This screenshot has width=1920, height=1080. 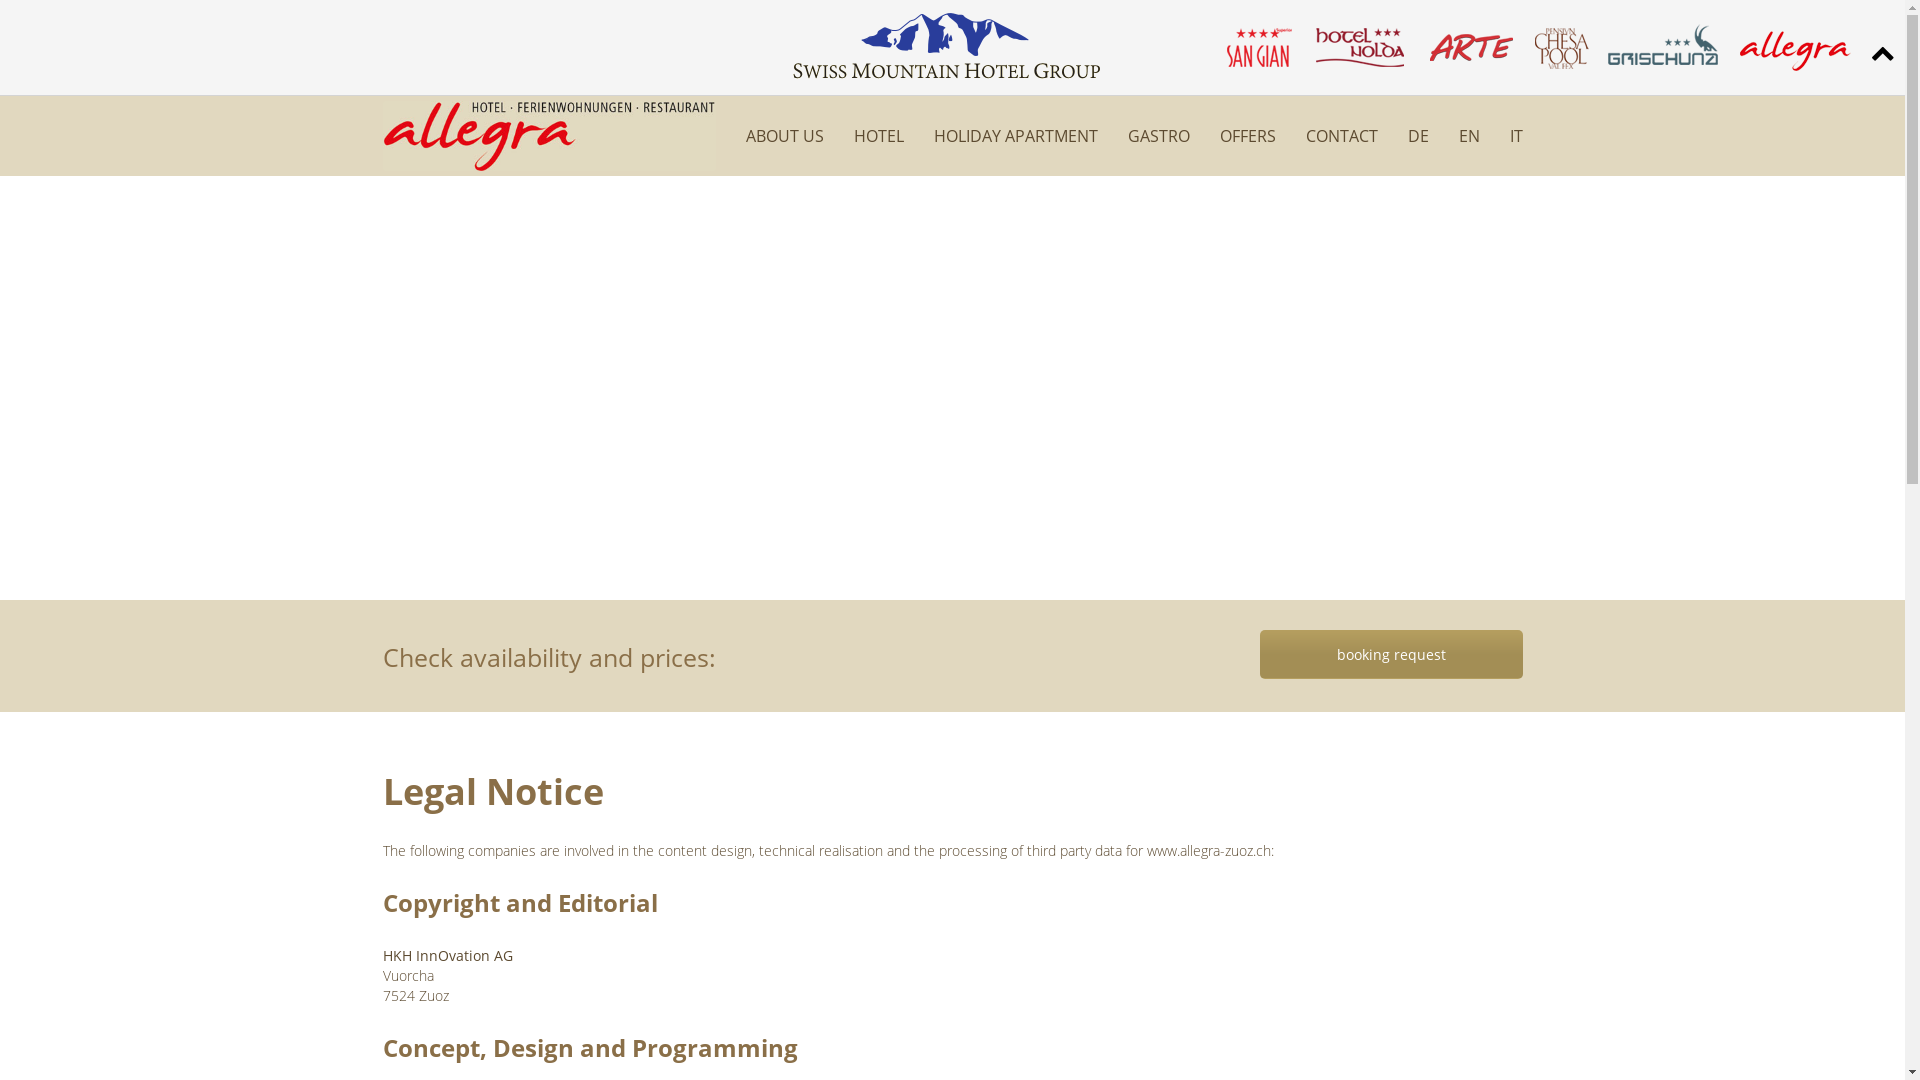 What do you see at coordinates (744, 135) in the screenshot?
I see `'ABOUT US'` at bounding box center [744, 135].